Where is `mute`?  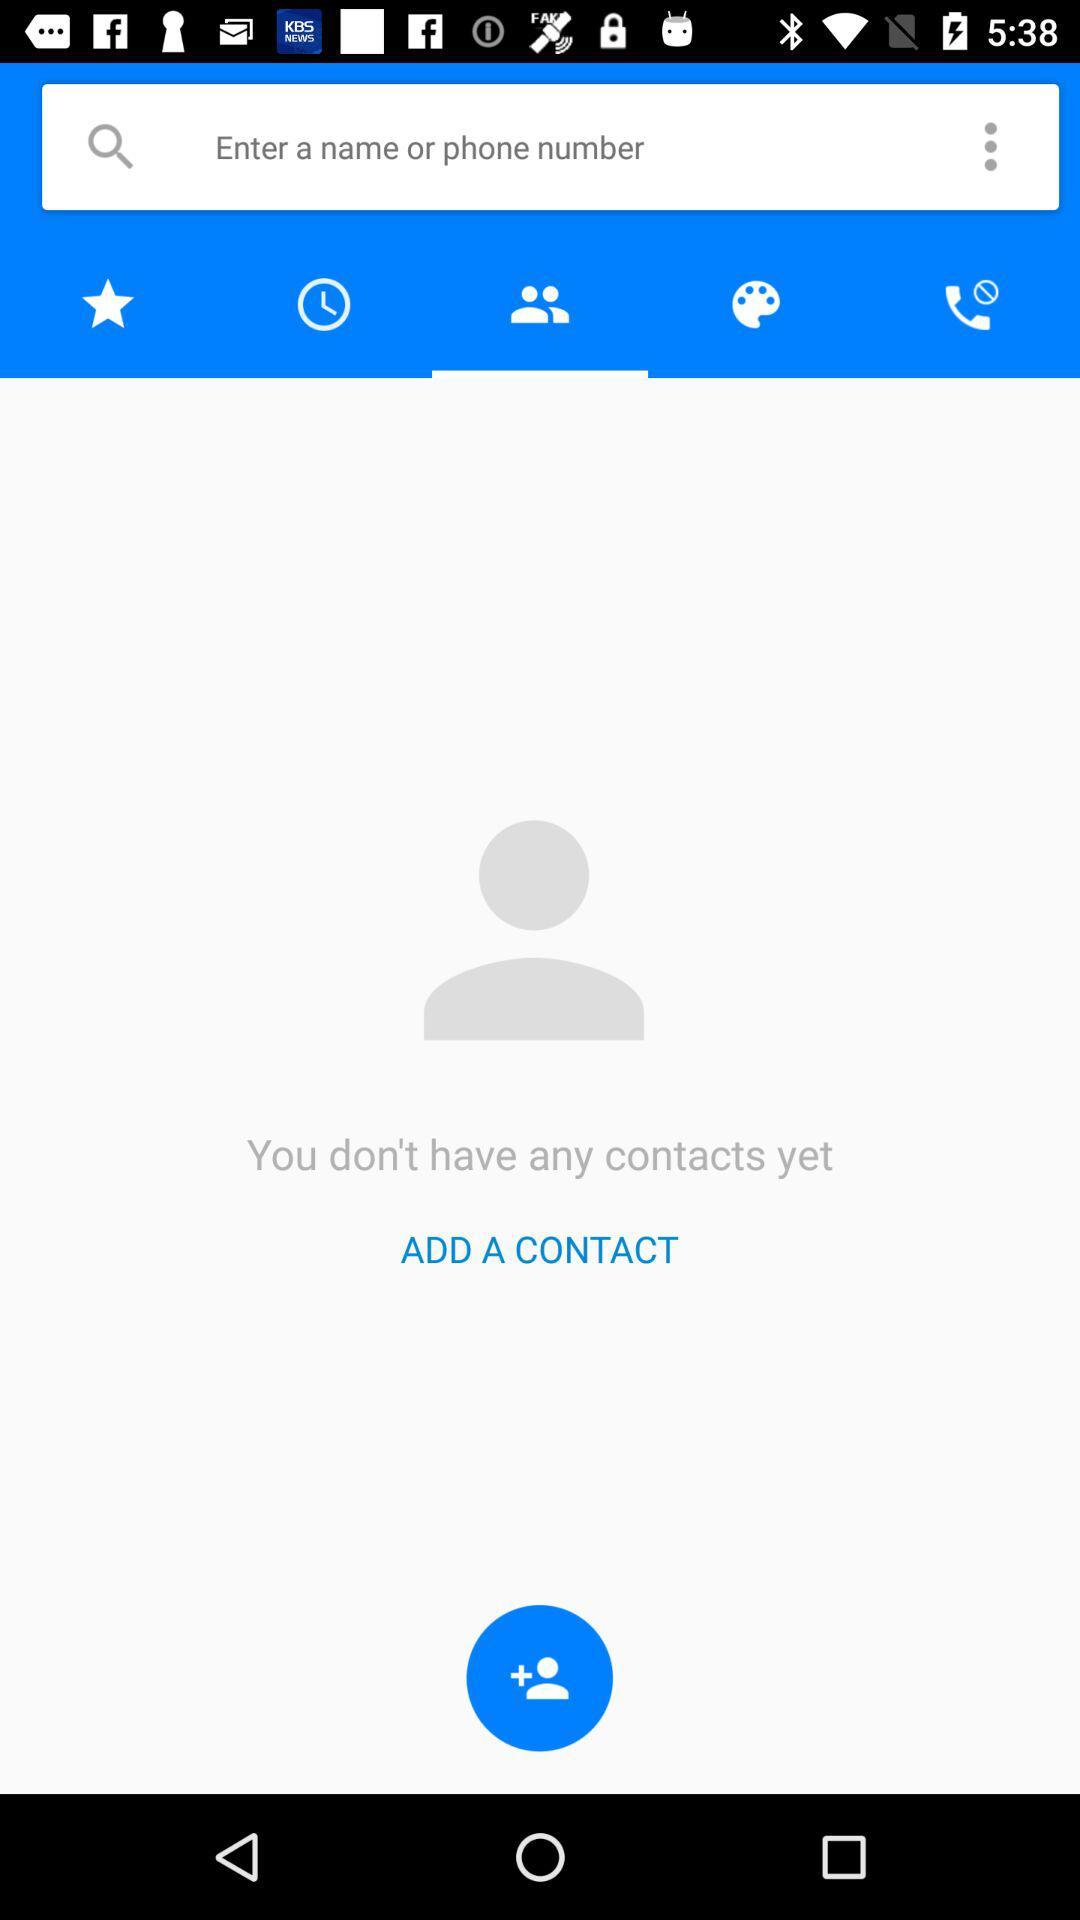
mute is located at coordinates (971, 303).